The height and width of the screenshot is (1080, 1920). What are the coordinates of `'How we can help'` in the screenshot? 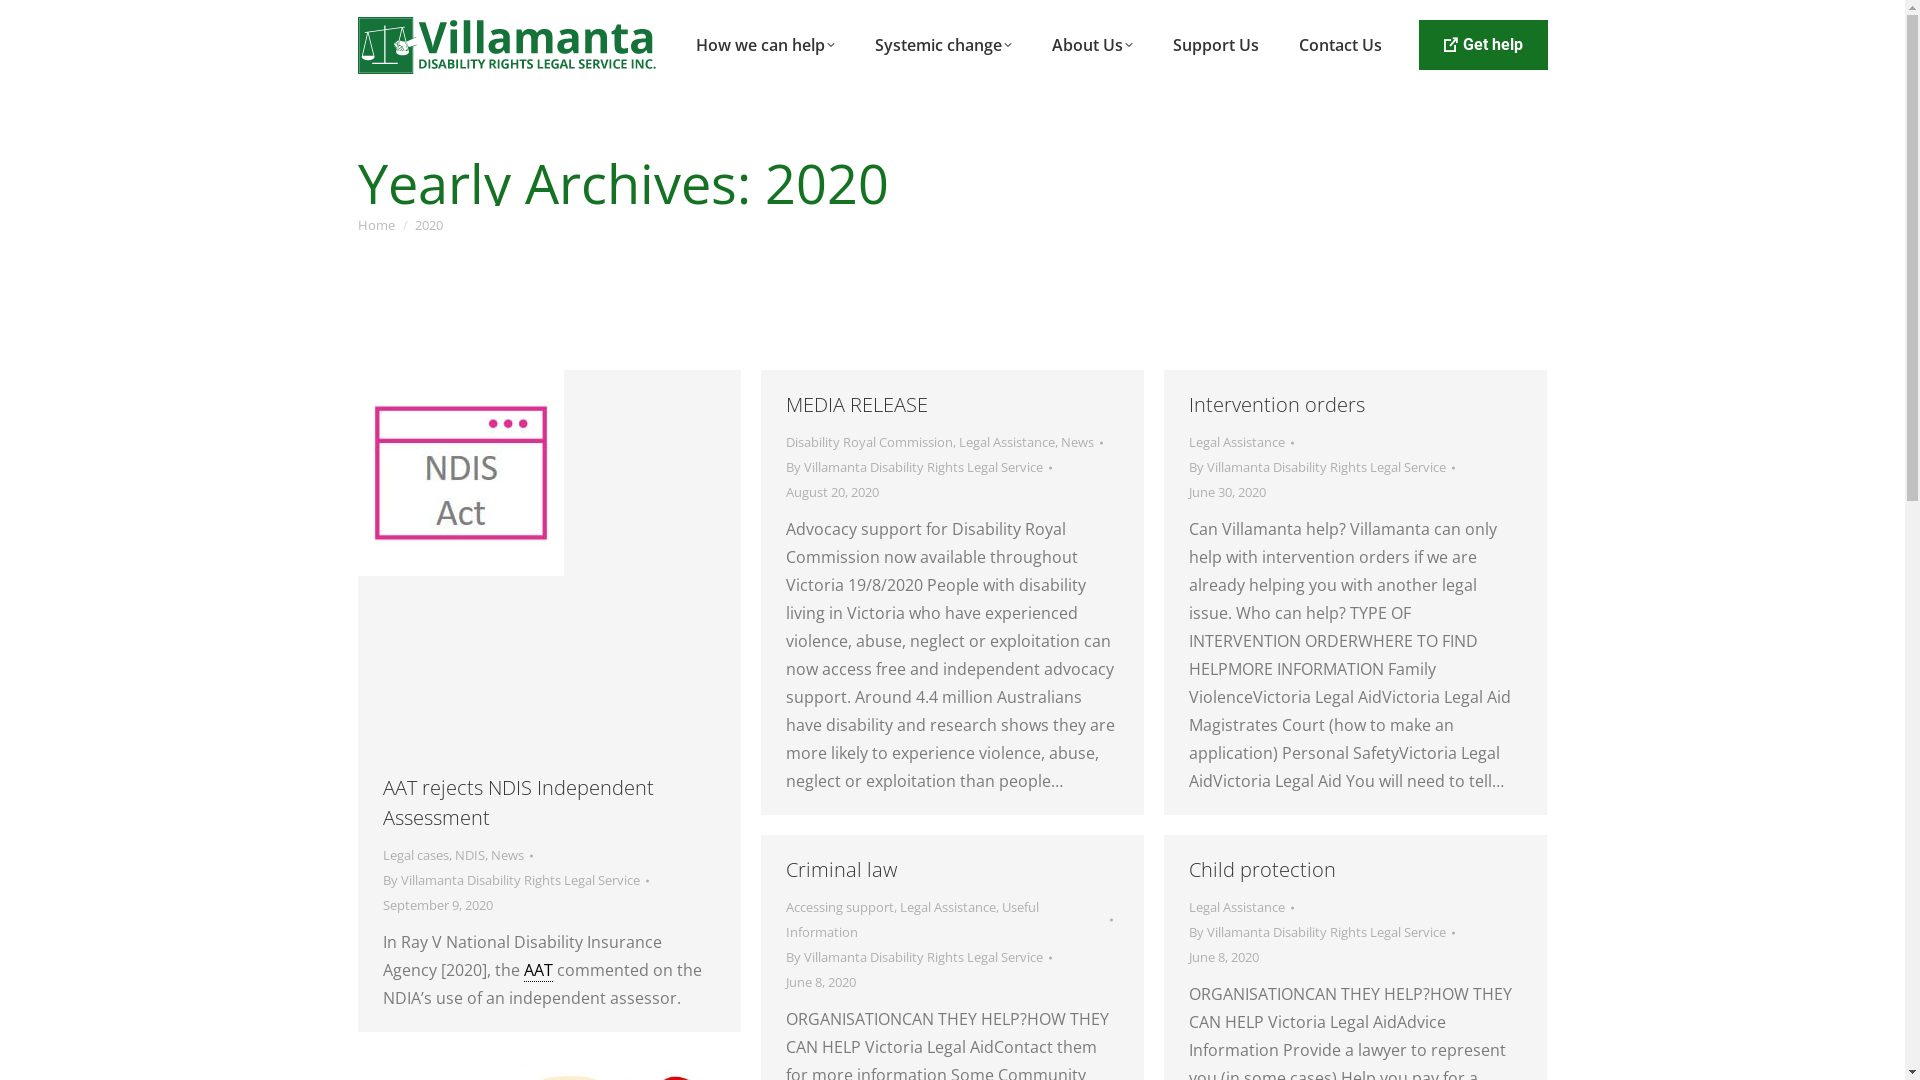 It's located at (764, 45).